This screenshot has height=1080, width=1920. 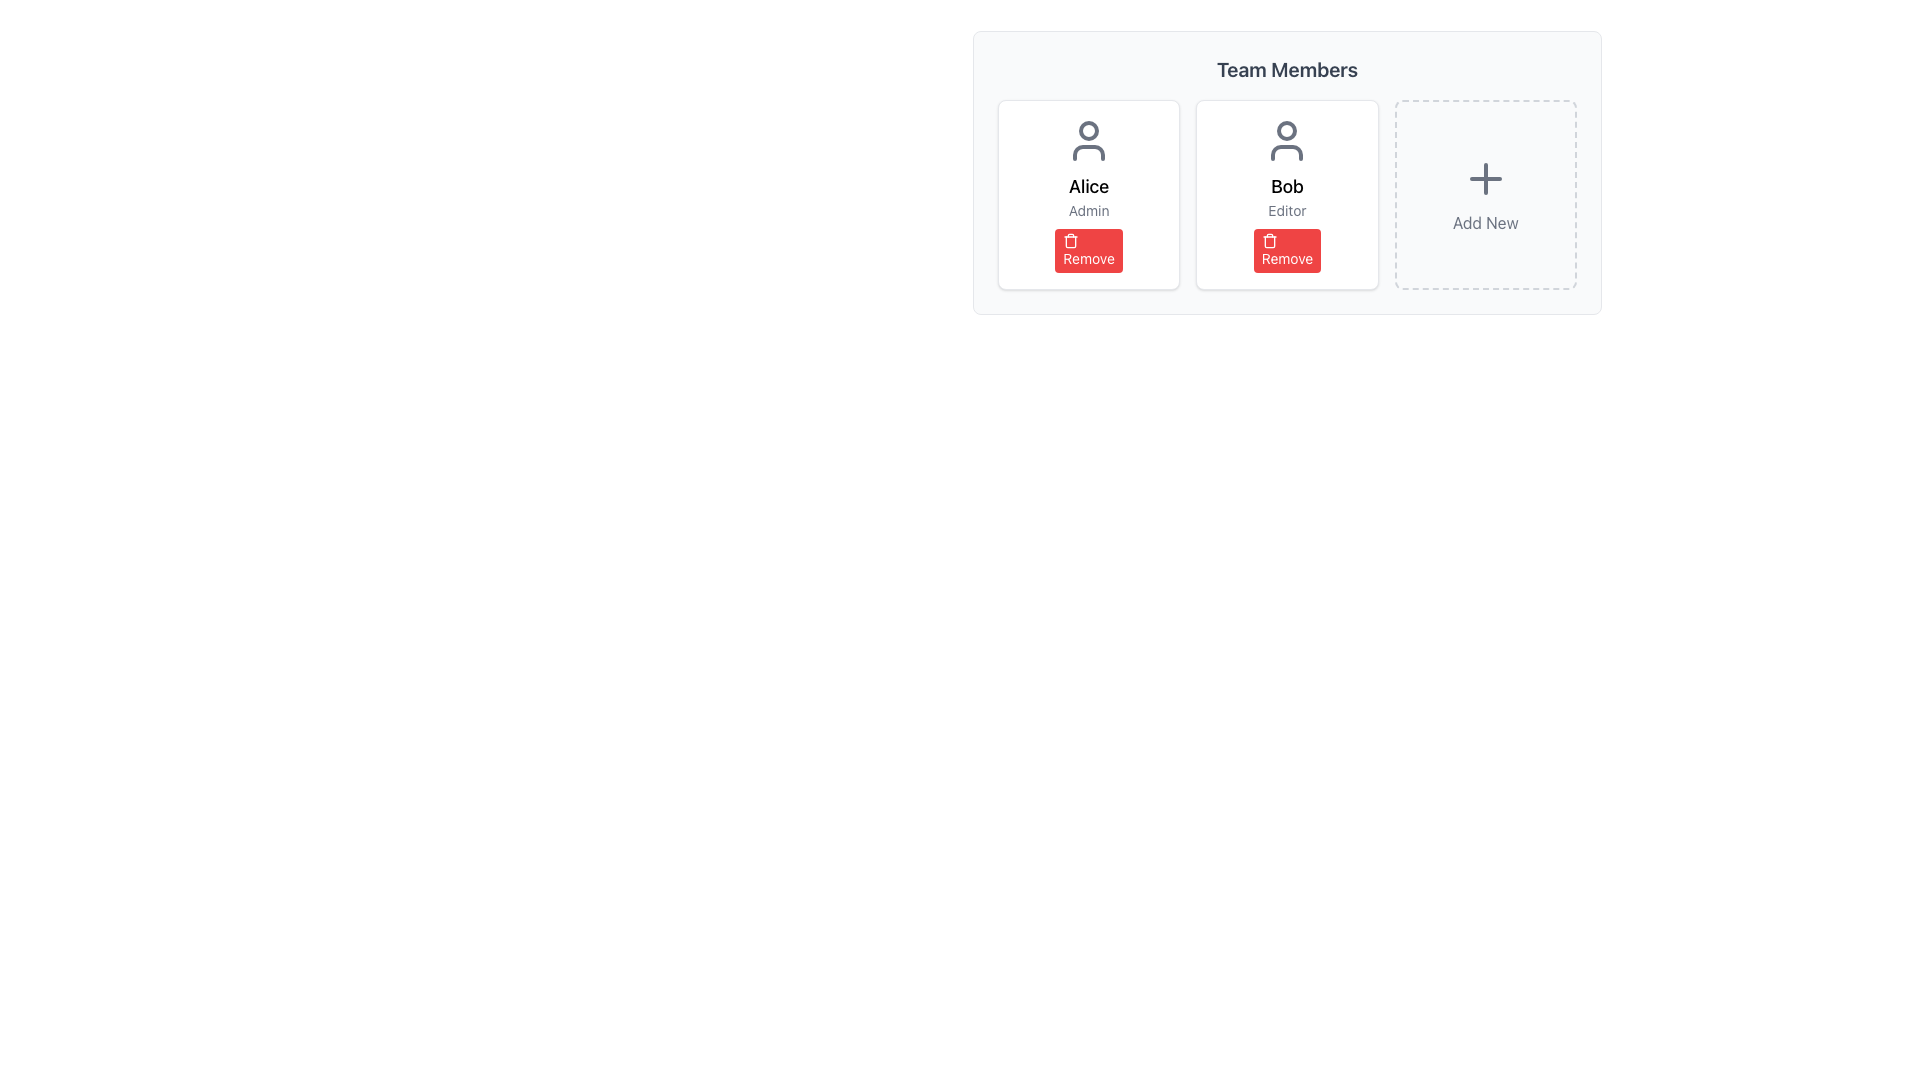 I want to click on the text label displaying the role 'Admin' for team member 'Alice', located in the Team Members section card, so click(x=1088, y=211).